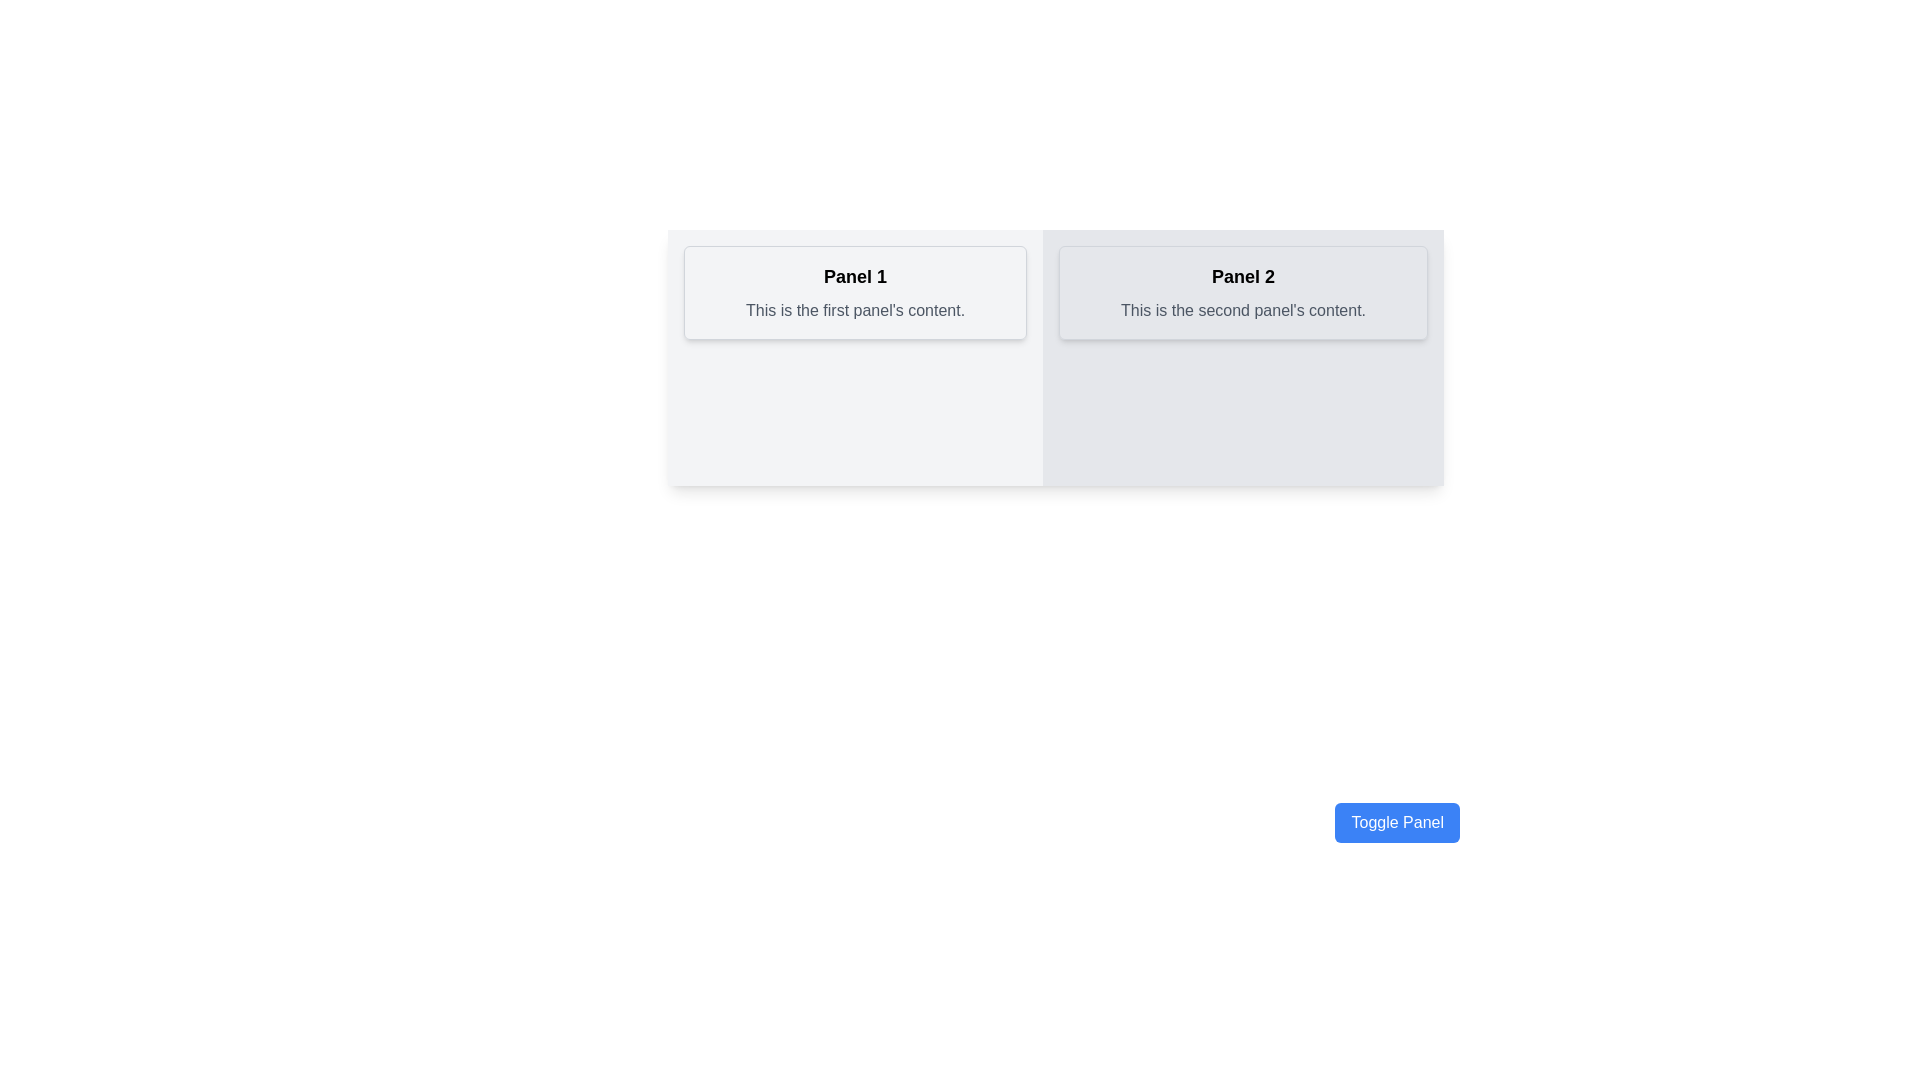 The height and width of the screenshot is (1080, 1920). Describe the element at coordinates (855, 311) in the screenshot. I see `the text element displaying information in 'Panel 1' located below the title of the panel` at that location.